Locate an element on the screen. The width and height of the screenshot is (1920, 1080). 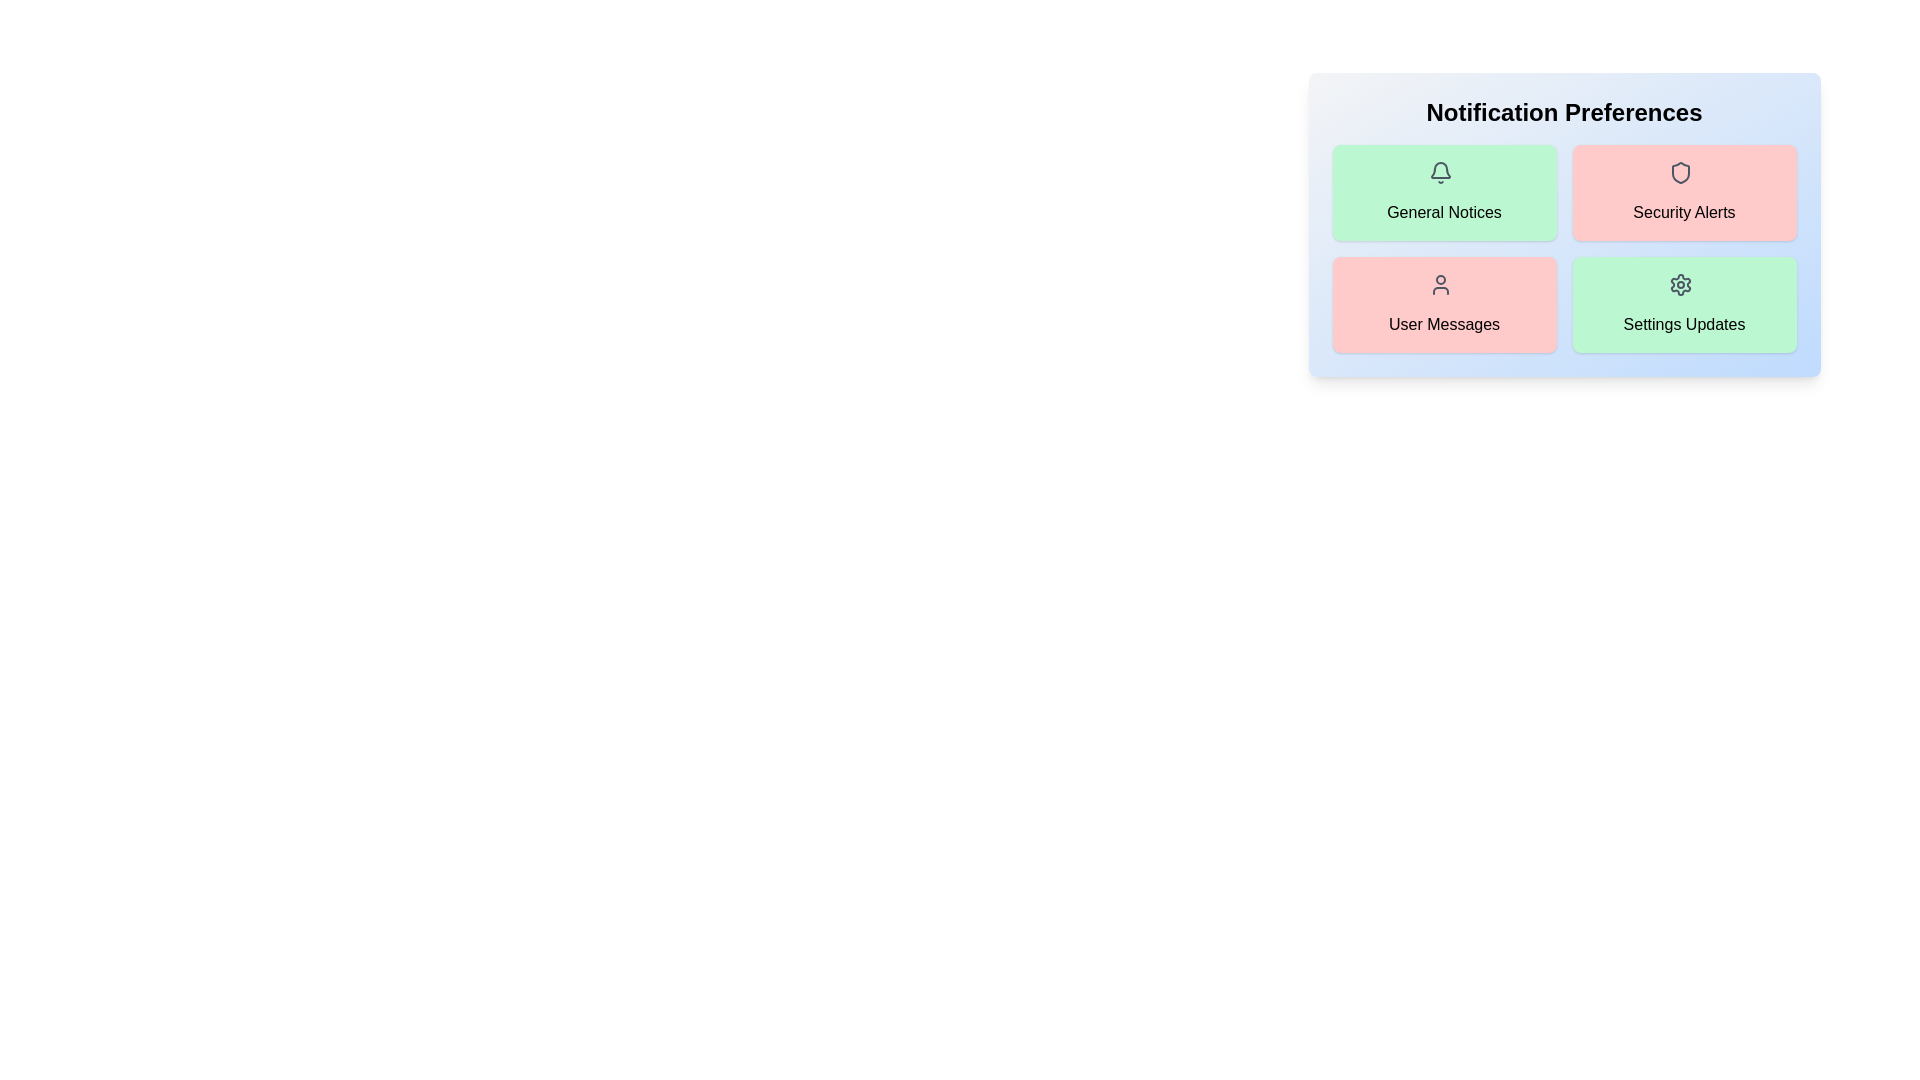
the icon for Settings Updates notification is located at coordinates (1683, 289).